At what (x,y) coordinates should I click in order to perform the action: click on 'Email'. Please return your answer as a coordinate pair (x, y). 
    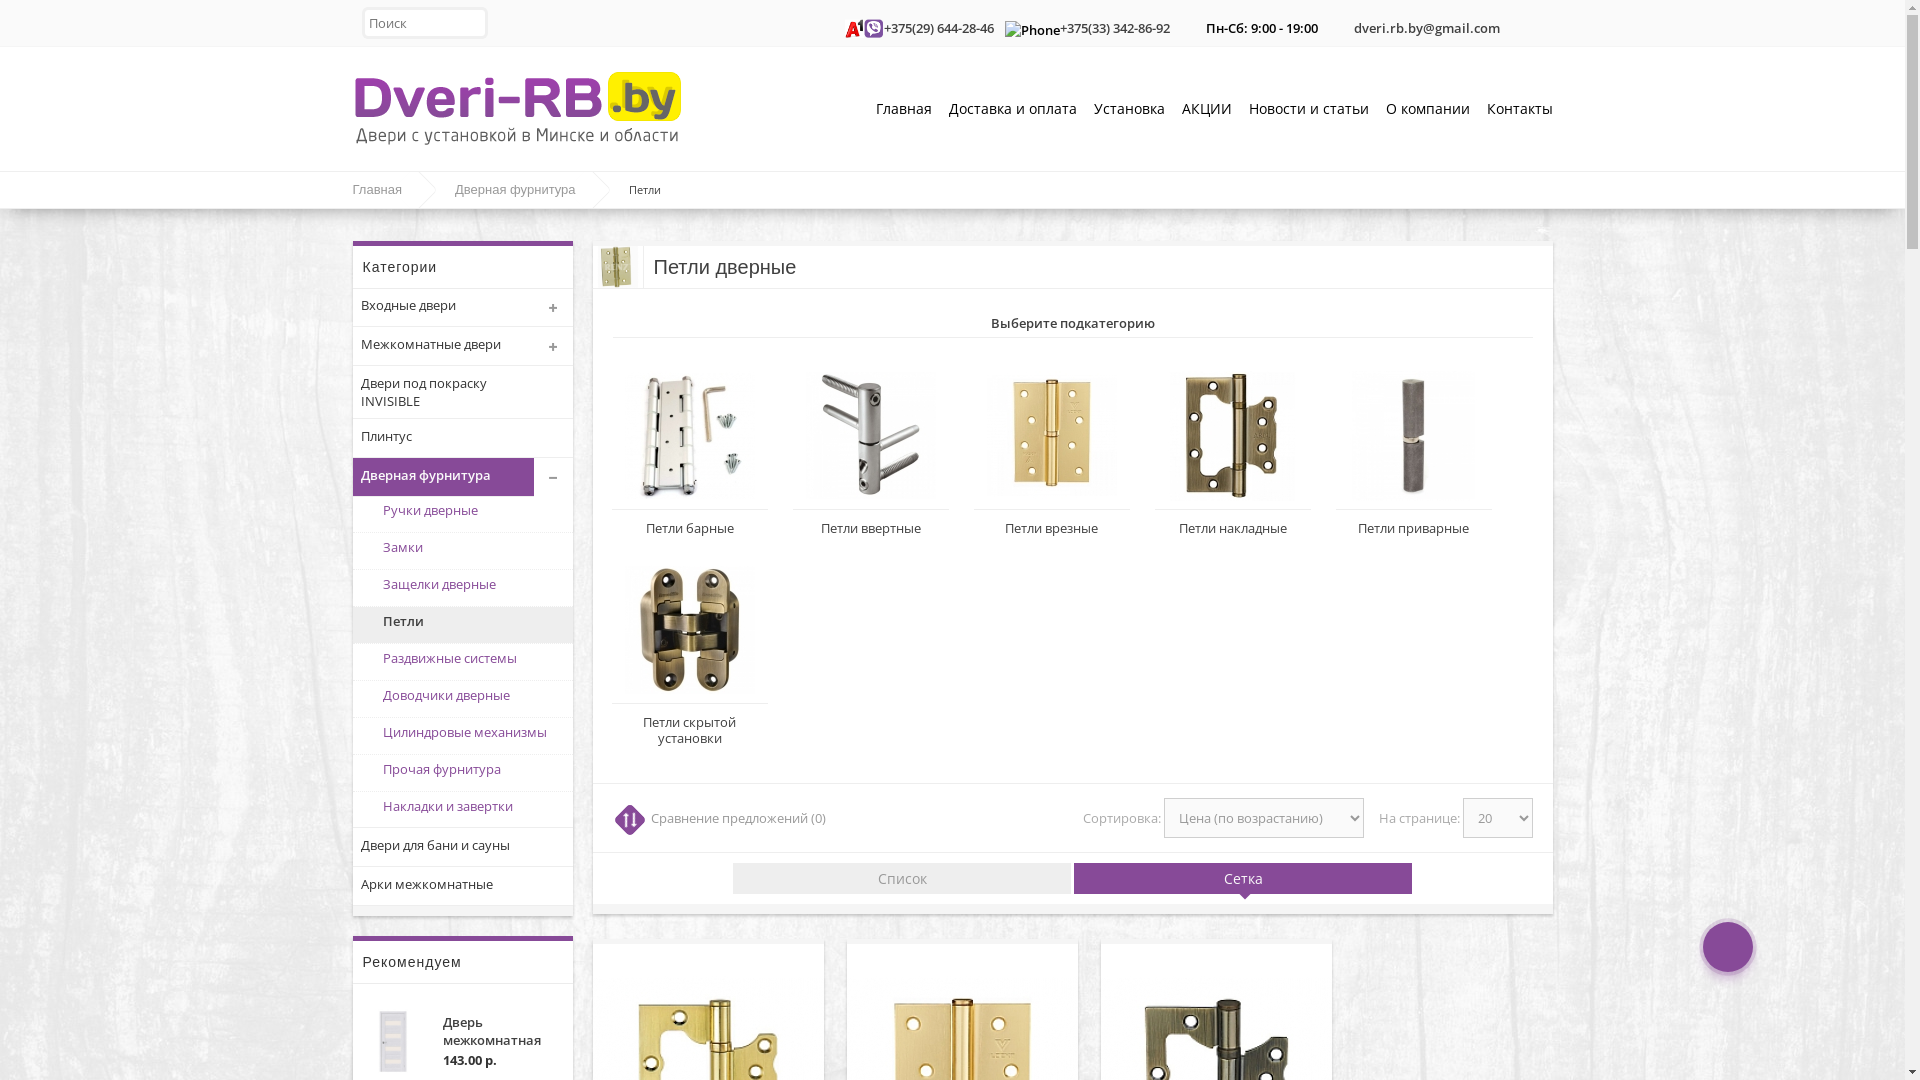
    Looking at the image, I should click on (1339, 22).